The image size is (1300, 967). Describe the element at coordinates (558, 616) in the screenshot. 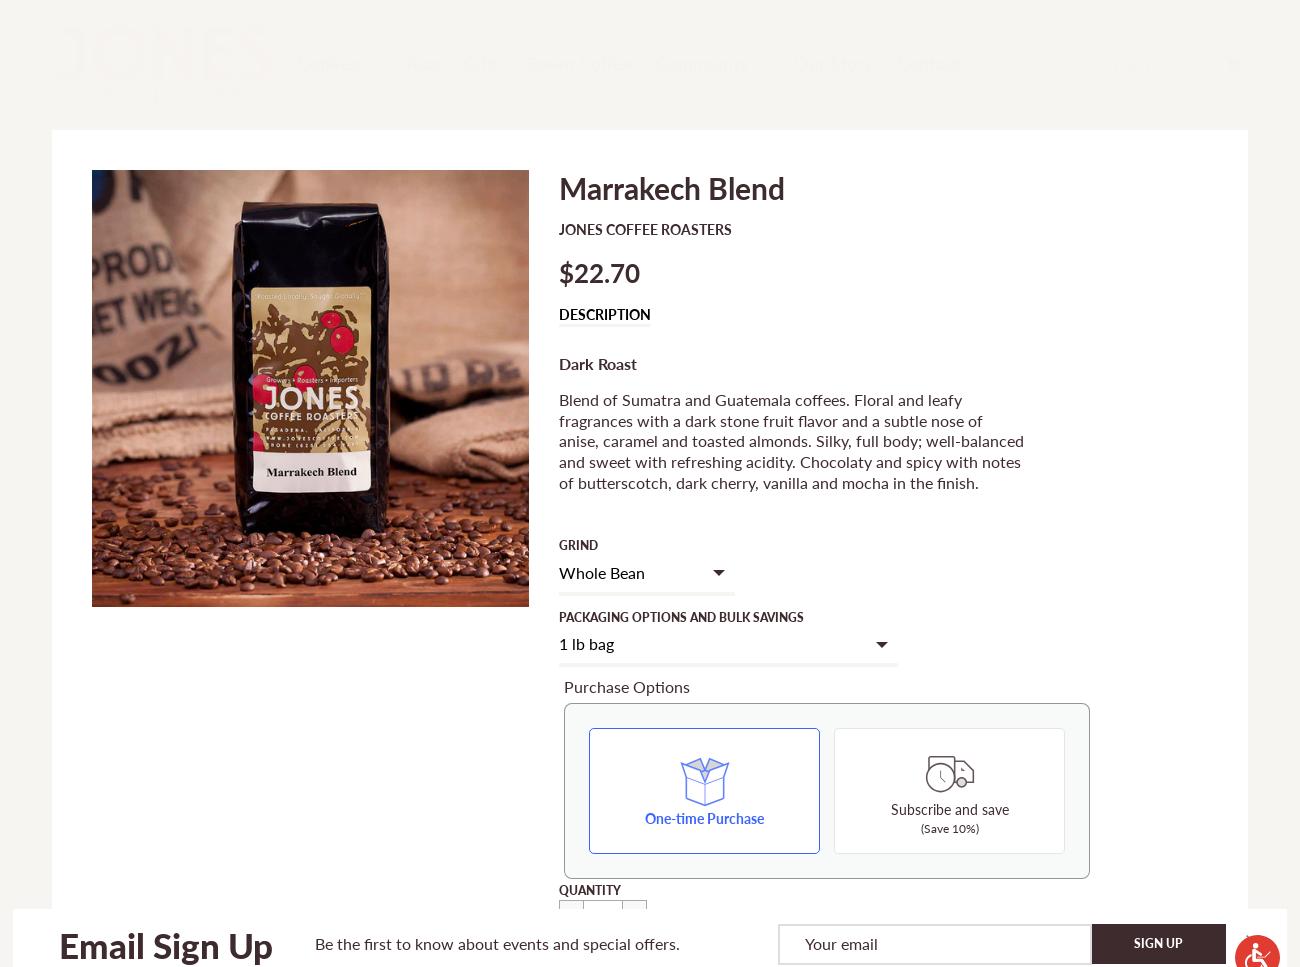

I see `'Packaging options and bulk savings'` at that location.